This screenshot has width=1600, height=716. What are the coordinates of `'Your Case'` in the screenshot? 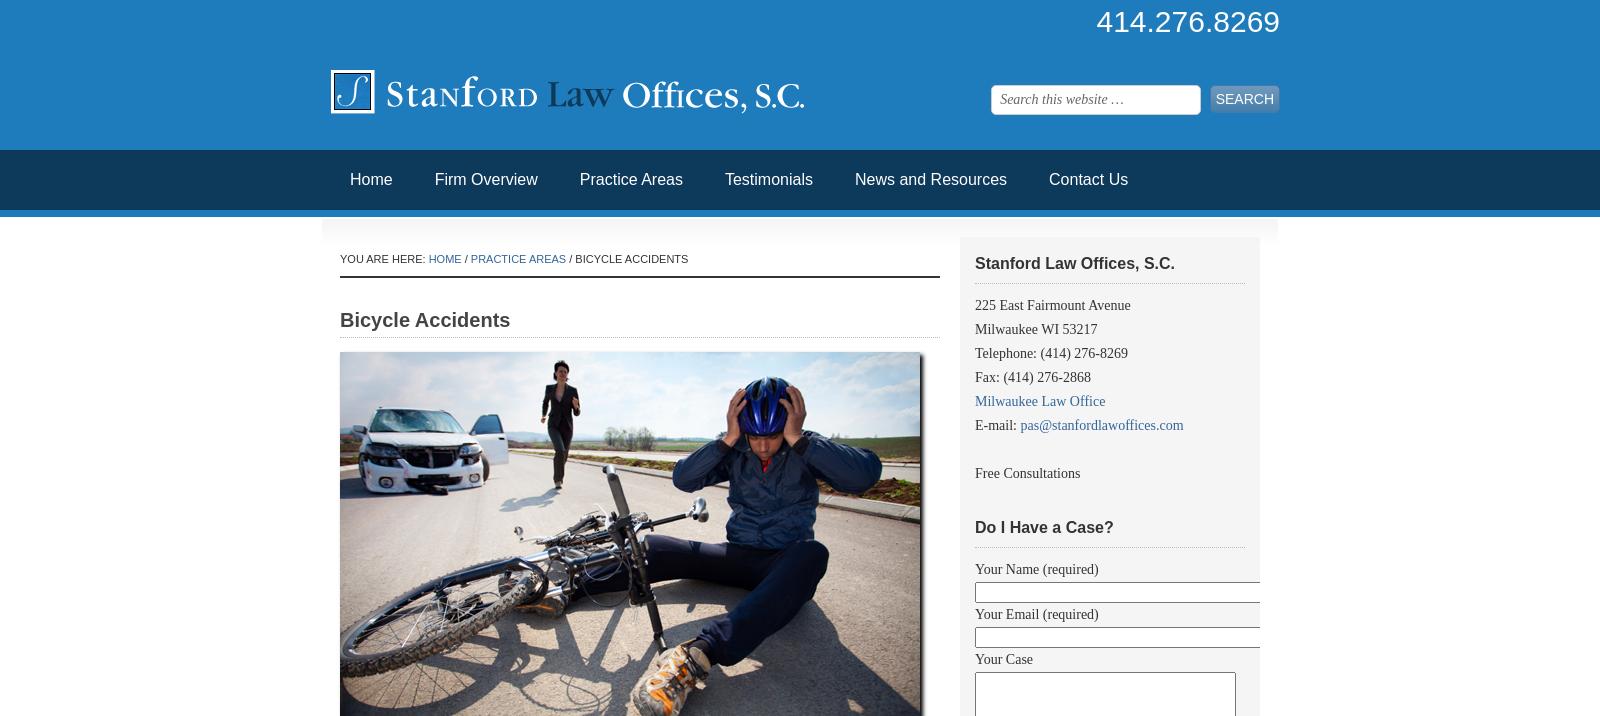 It's located at (1003, 659).